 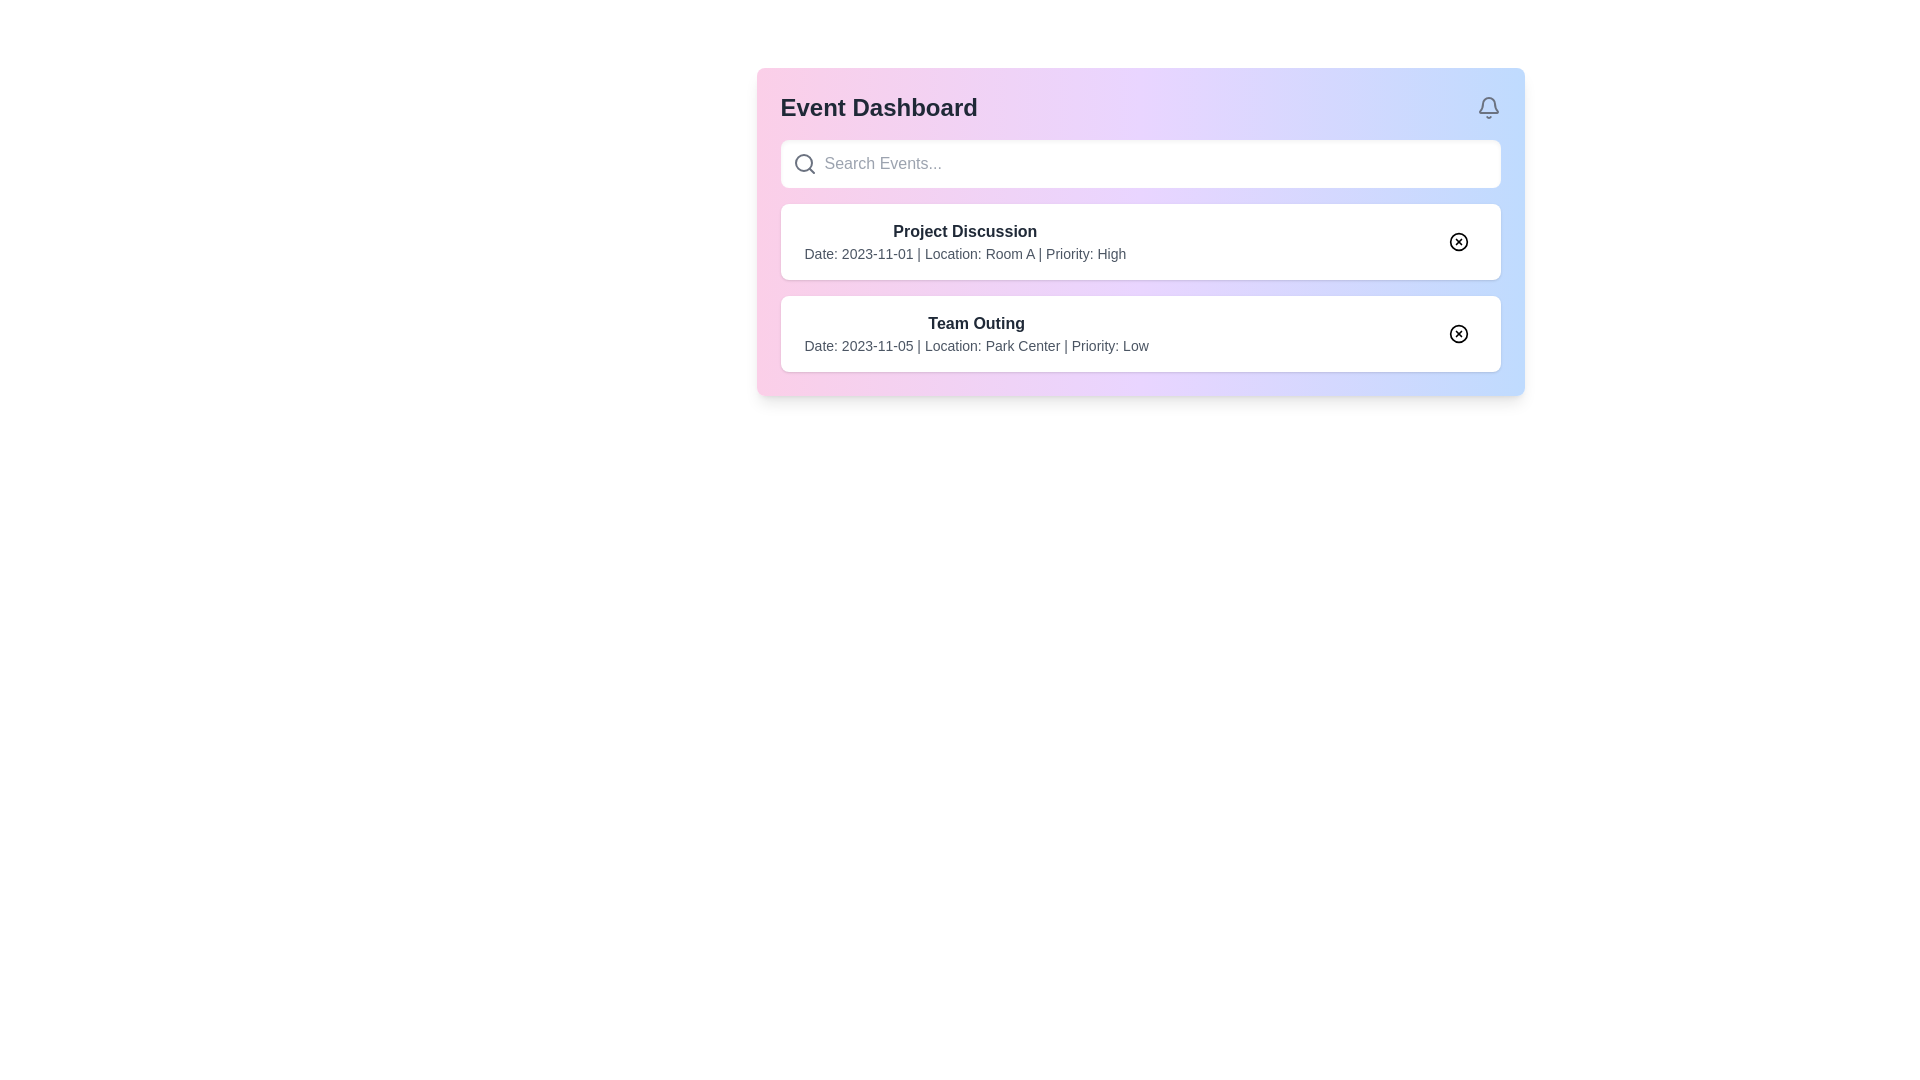 I want to click on bold title text 'Project Discussion' which is styled as a header, located prominently inside the first rectangular box below the search bar in the 'Event Dashboard', so click(x=965, y=230).